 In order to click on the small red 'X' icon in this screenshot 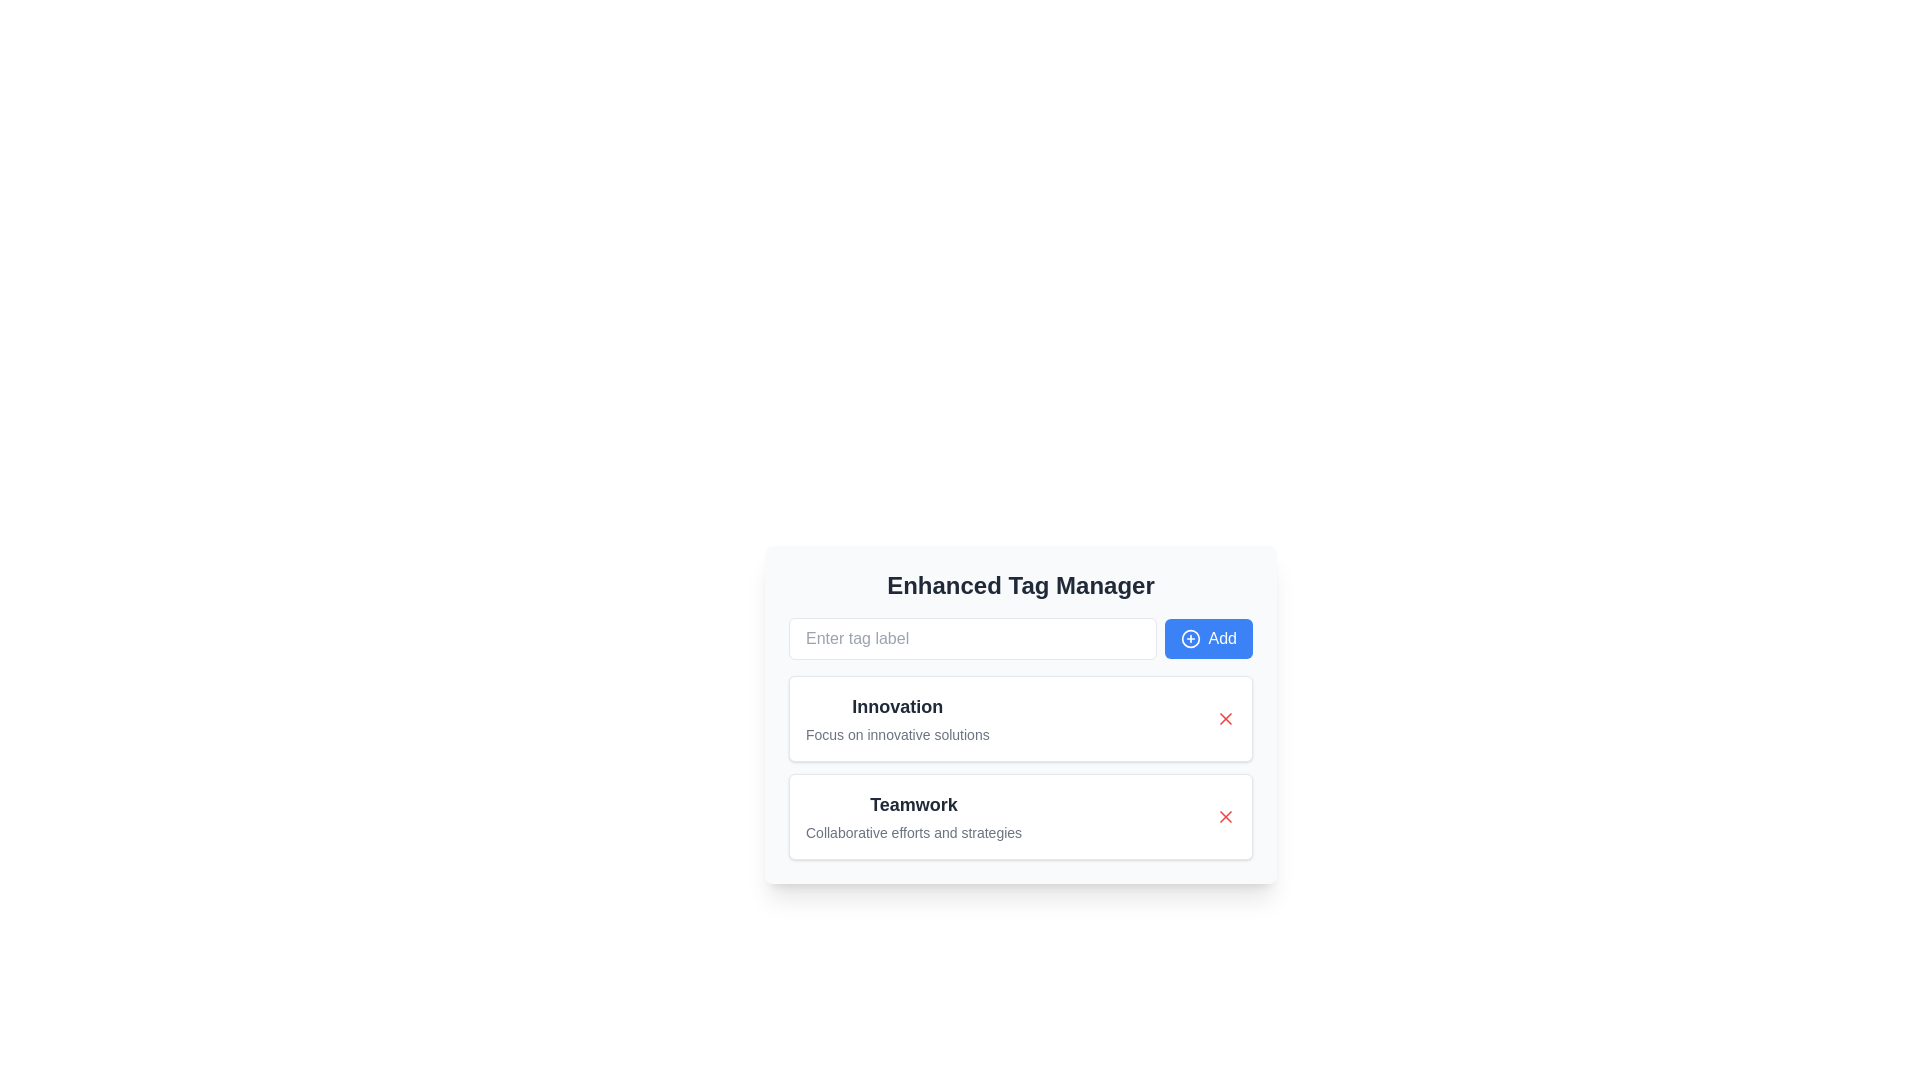, I will do `click(1224, 817)`.